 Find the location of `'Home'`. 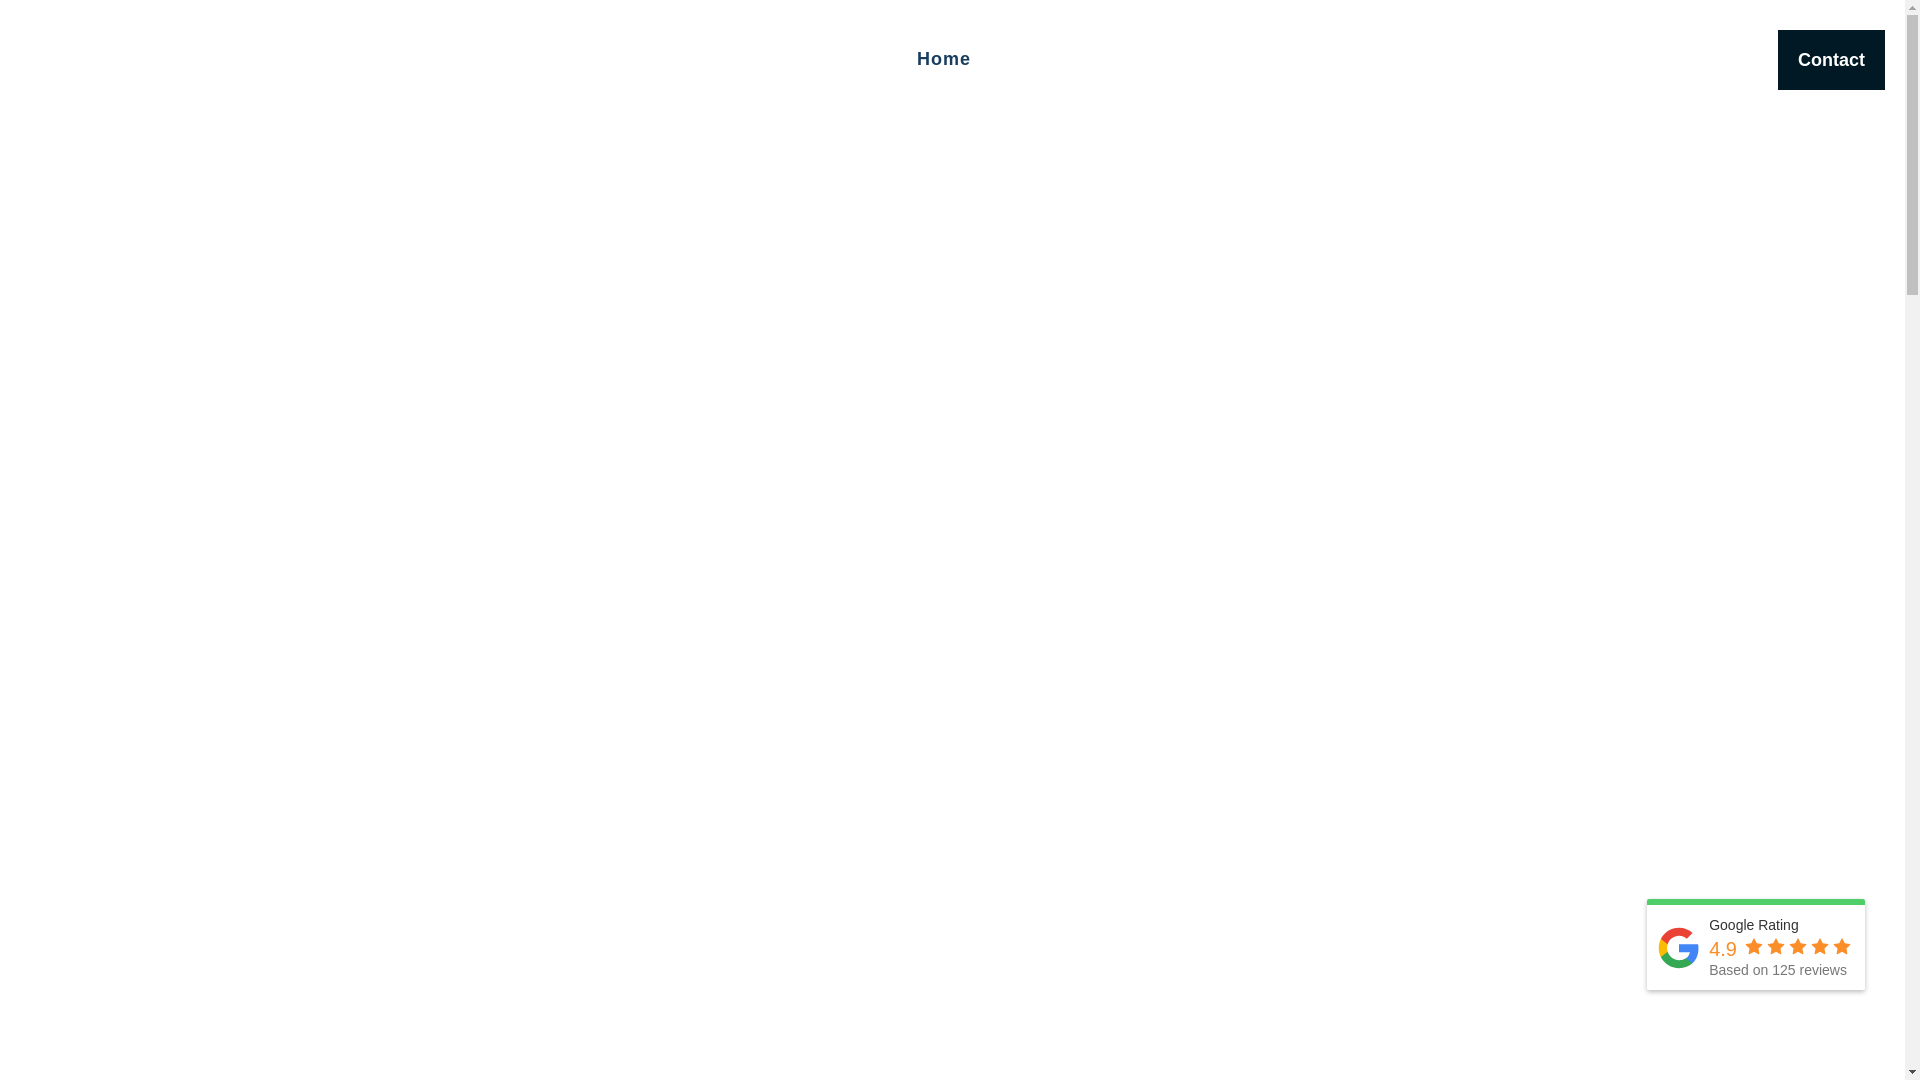

'Home' is located at coordinates (943, 59).